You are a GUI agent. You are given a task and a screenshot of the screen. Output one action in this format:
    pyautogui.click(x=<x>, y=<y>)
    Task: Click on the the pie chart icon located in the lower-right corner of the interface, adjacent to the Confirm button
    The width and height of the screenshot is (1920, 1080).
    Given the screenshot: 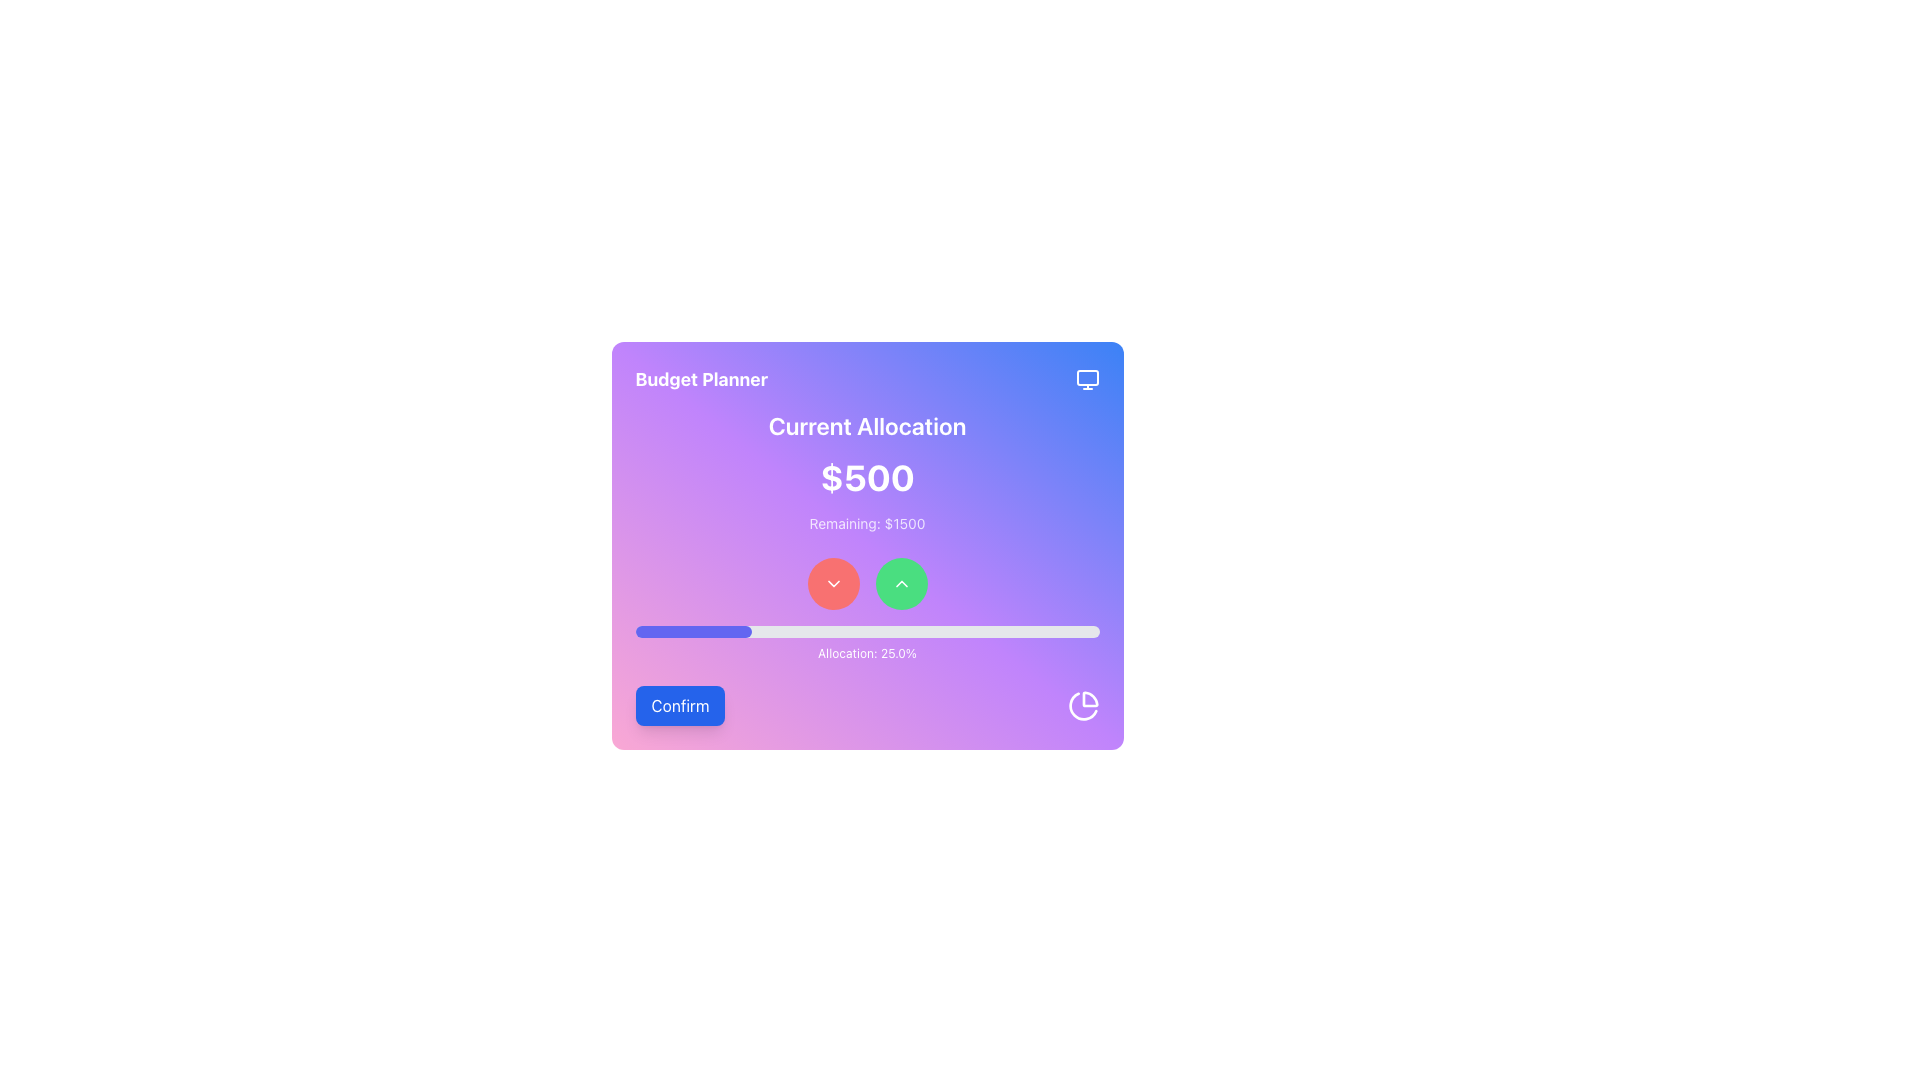 What is the action you would take?
    pyautogui.click(x=1082, y=704)
    